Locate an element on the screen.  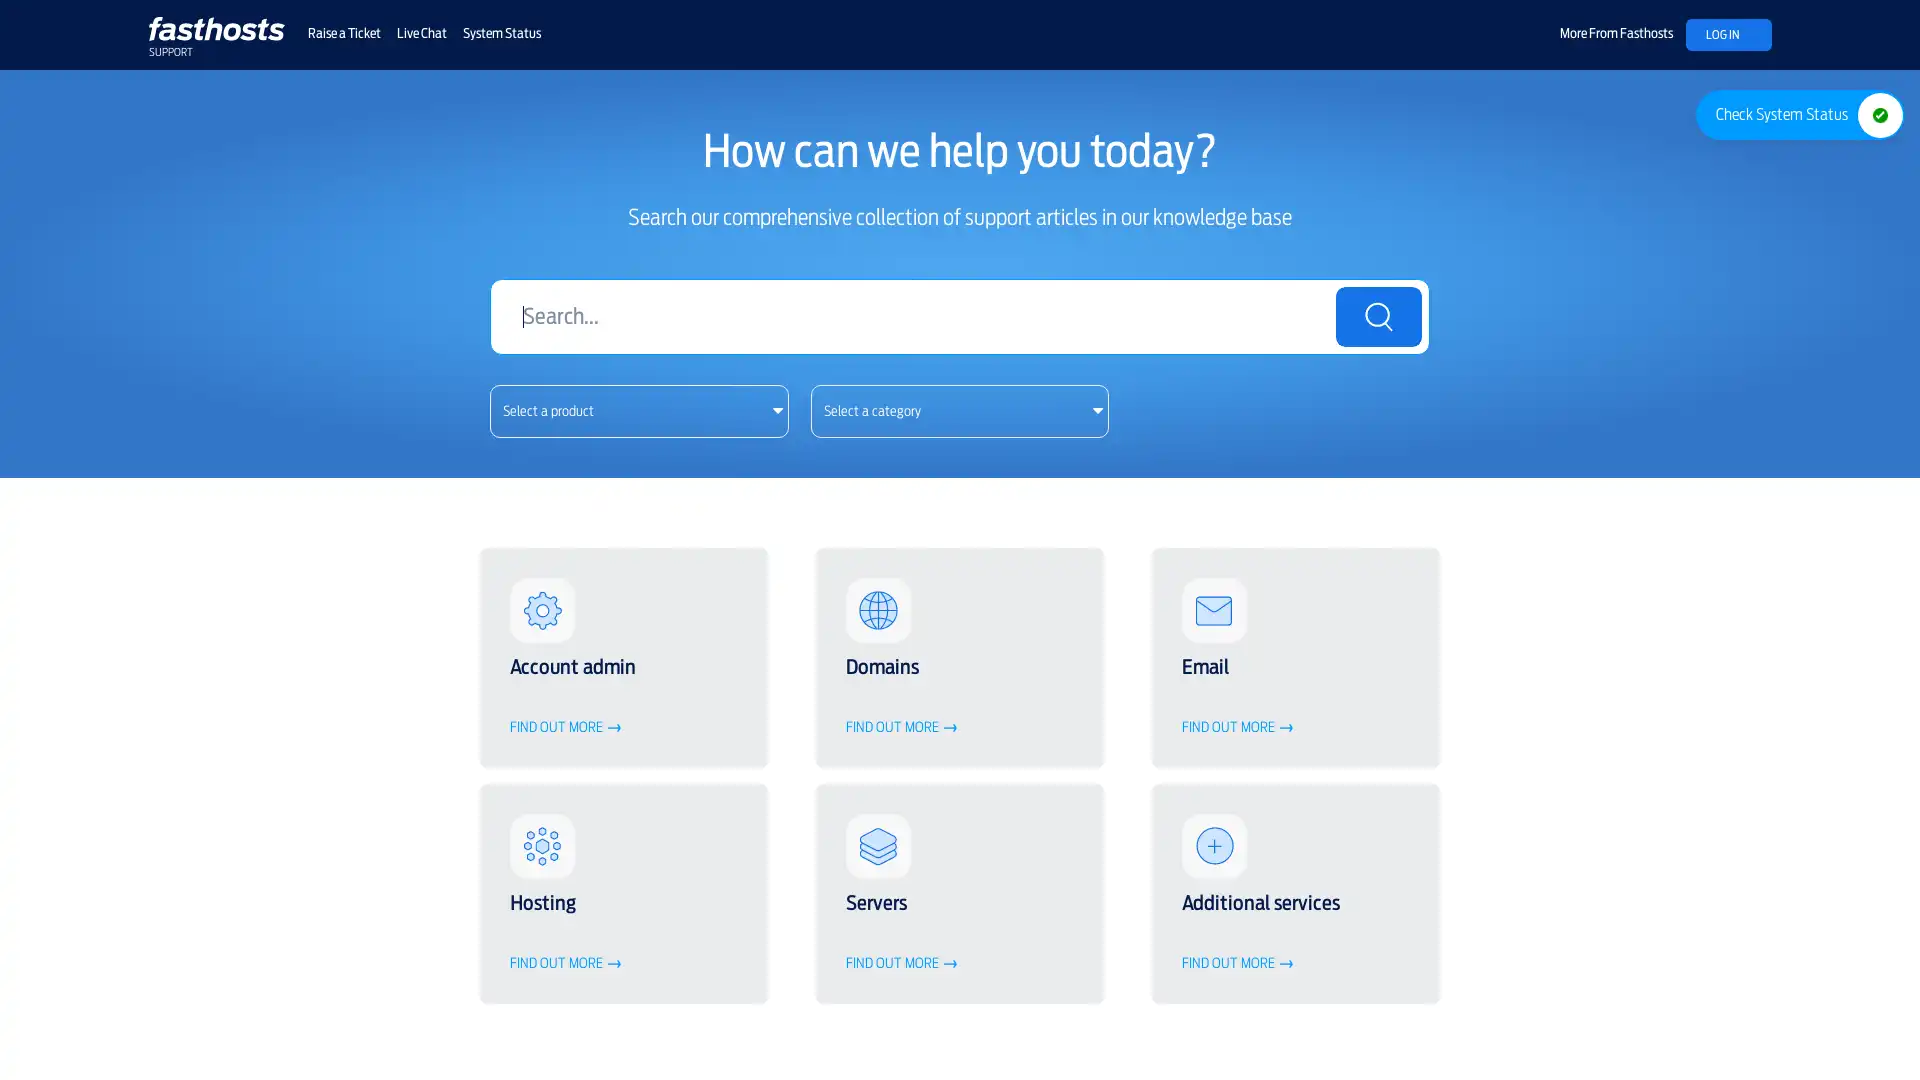
This button does not work with screen readers. Please use the previous link instead. Select a category is located at coordinates (958, 409).